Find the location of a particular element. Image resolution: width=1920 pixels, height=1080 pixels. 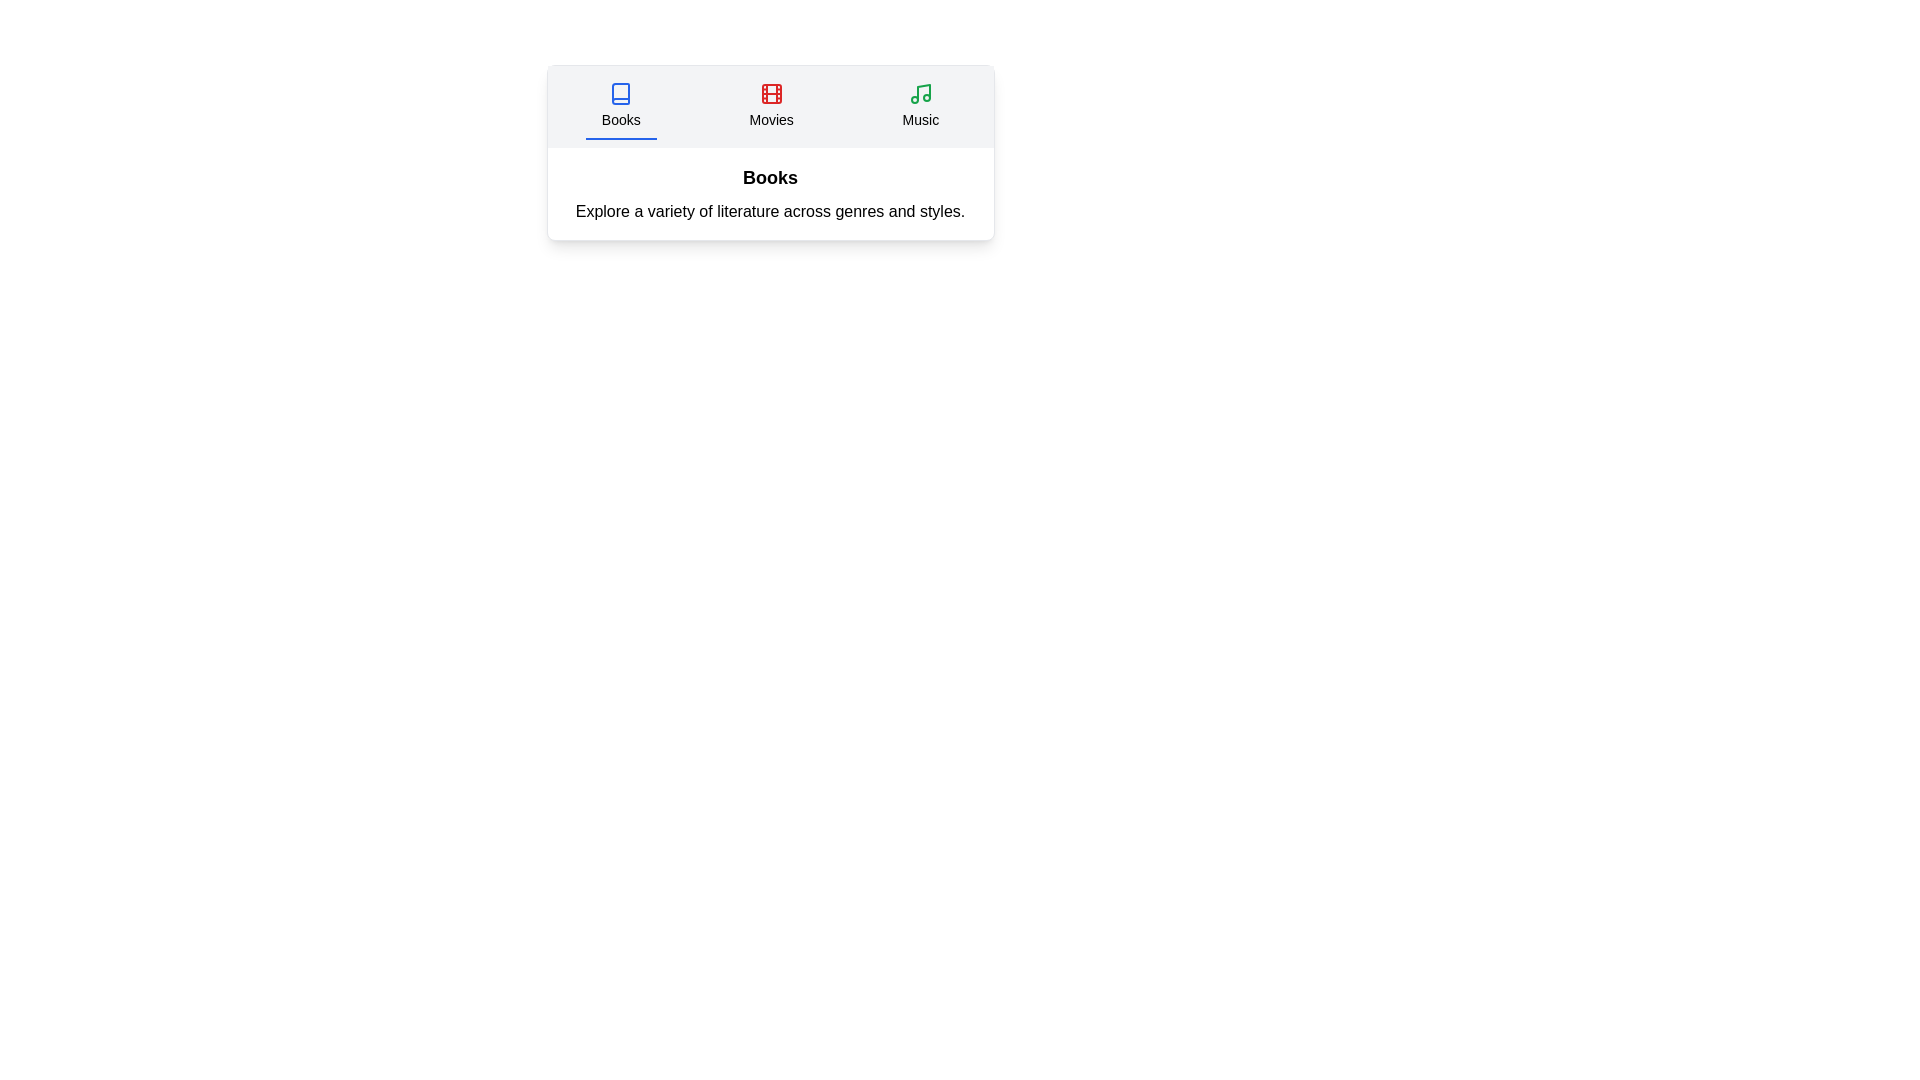

the Movies tab to select it is located at coordinates (770, 107).